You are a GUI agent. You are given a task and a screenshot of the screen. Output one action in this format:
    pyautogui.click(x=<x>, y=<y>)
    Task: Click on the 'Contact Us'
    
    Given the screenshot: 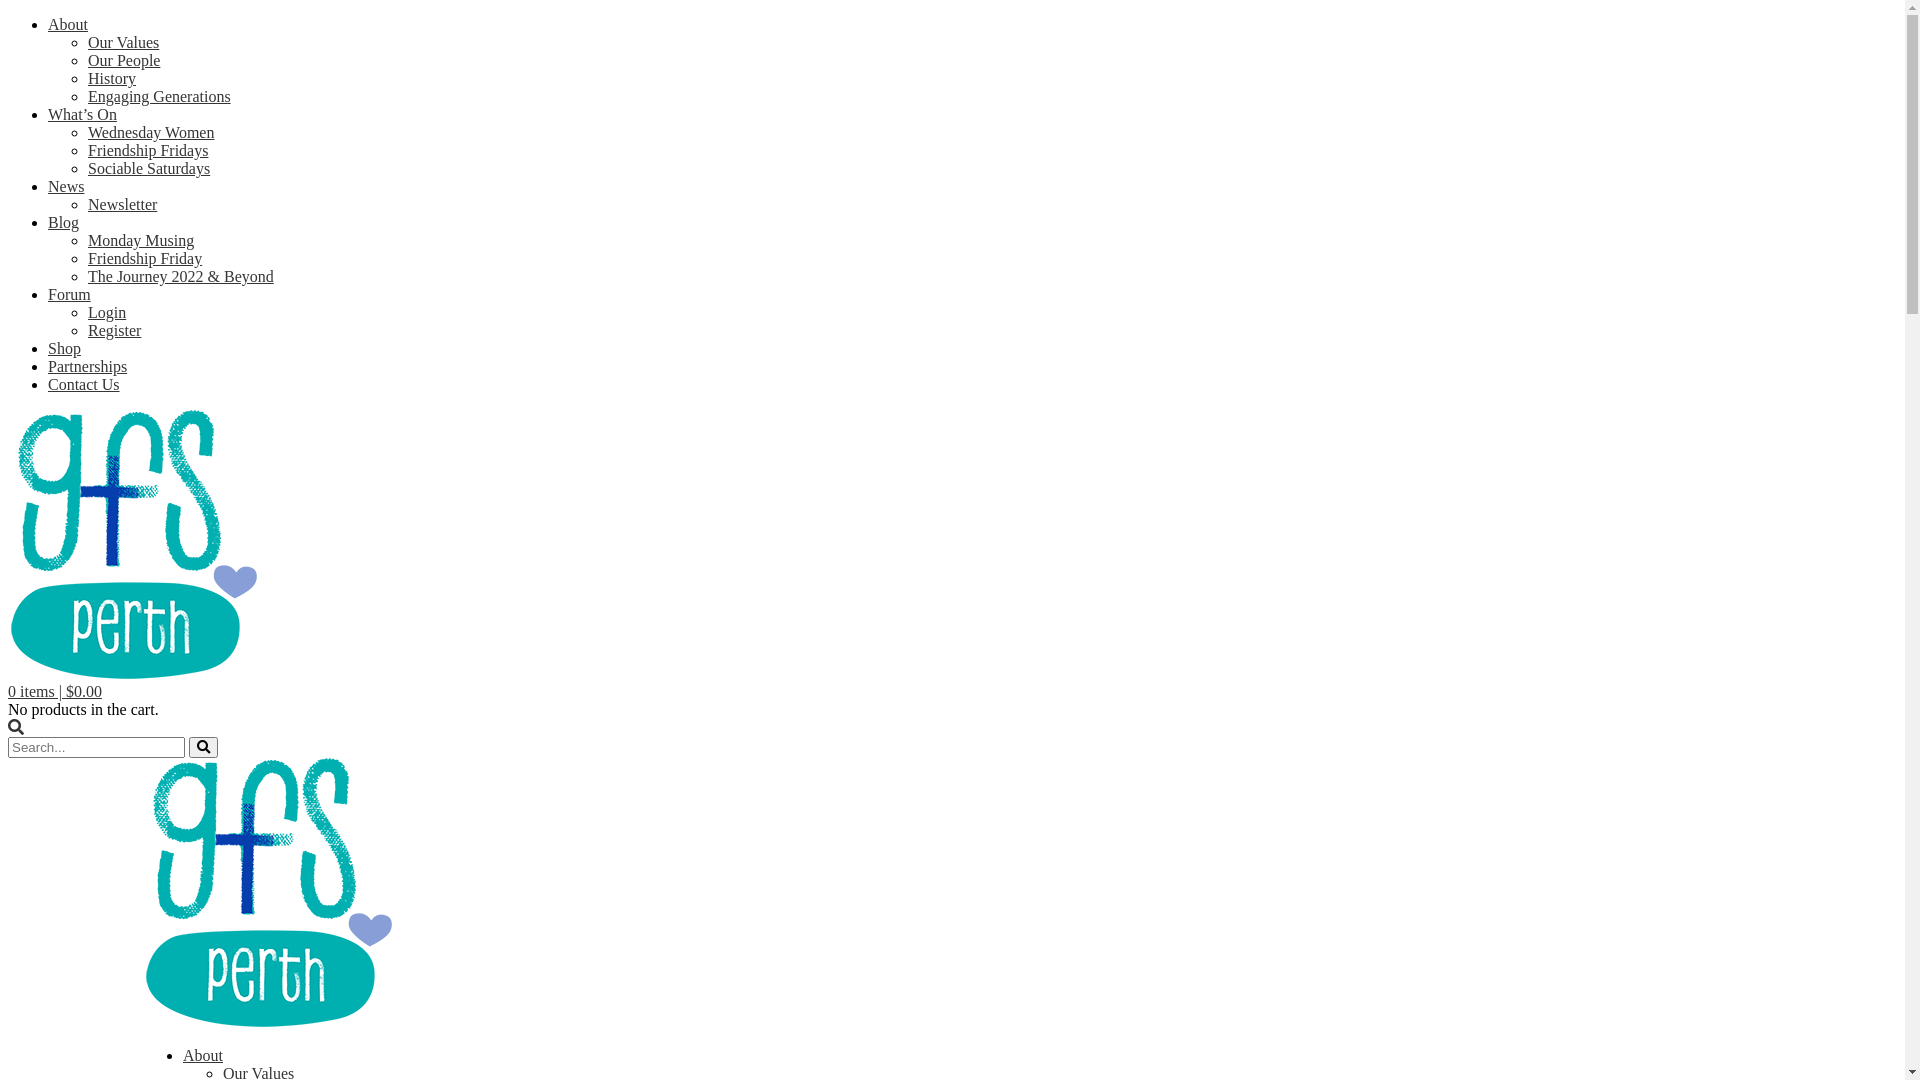 What is the action you would take?
    pyautogui.click(x=48, y=384)
    